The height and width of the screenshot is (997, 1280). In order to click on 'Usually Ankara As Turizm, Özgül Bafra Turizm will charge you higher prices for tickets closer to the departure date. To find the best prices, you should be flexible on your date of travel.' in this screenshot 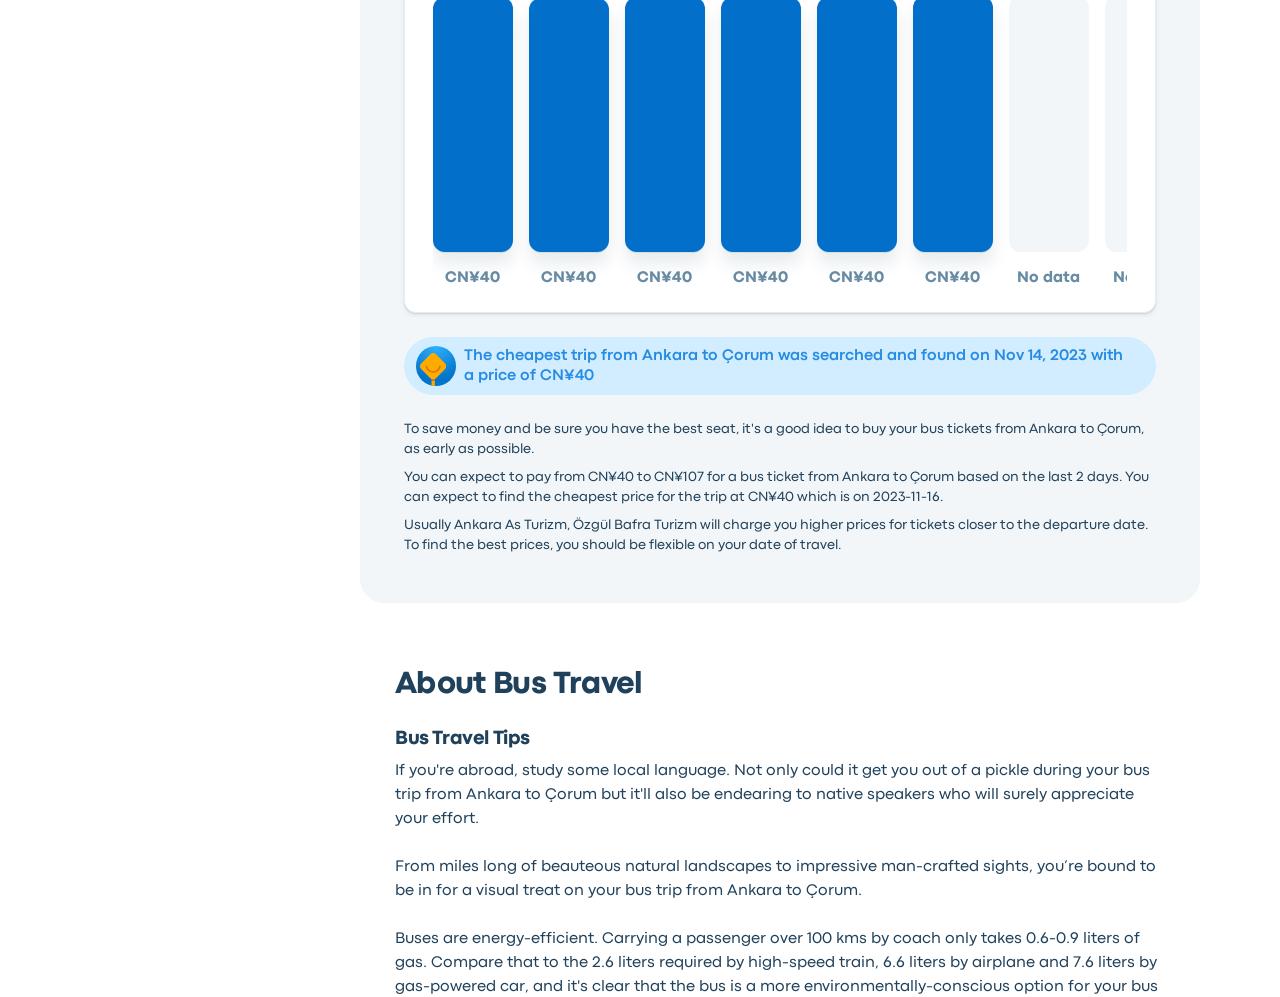, I will do `click(774, 532)`.